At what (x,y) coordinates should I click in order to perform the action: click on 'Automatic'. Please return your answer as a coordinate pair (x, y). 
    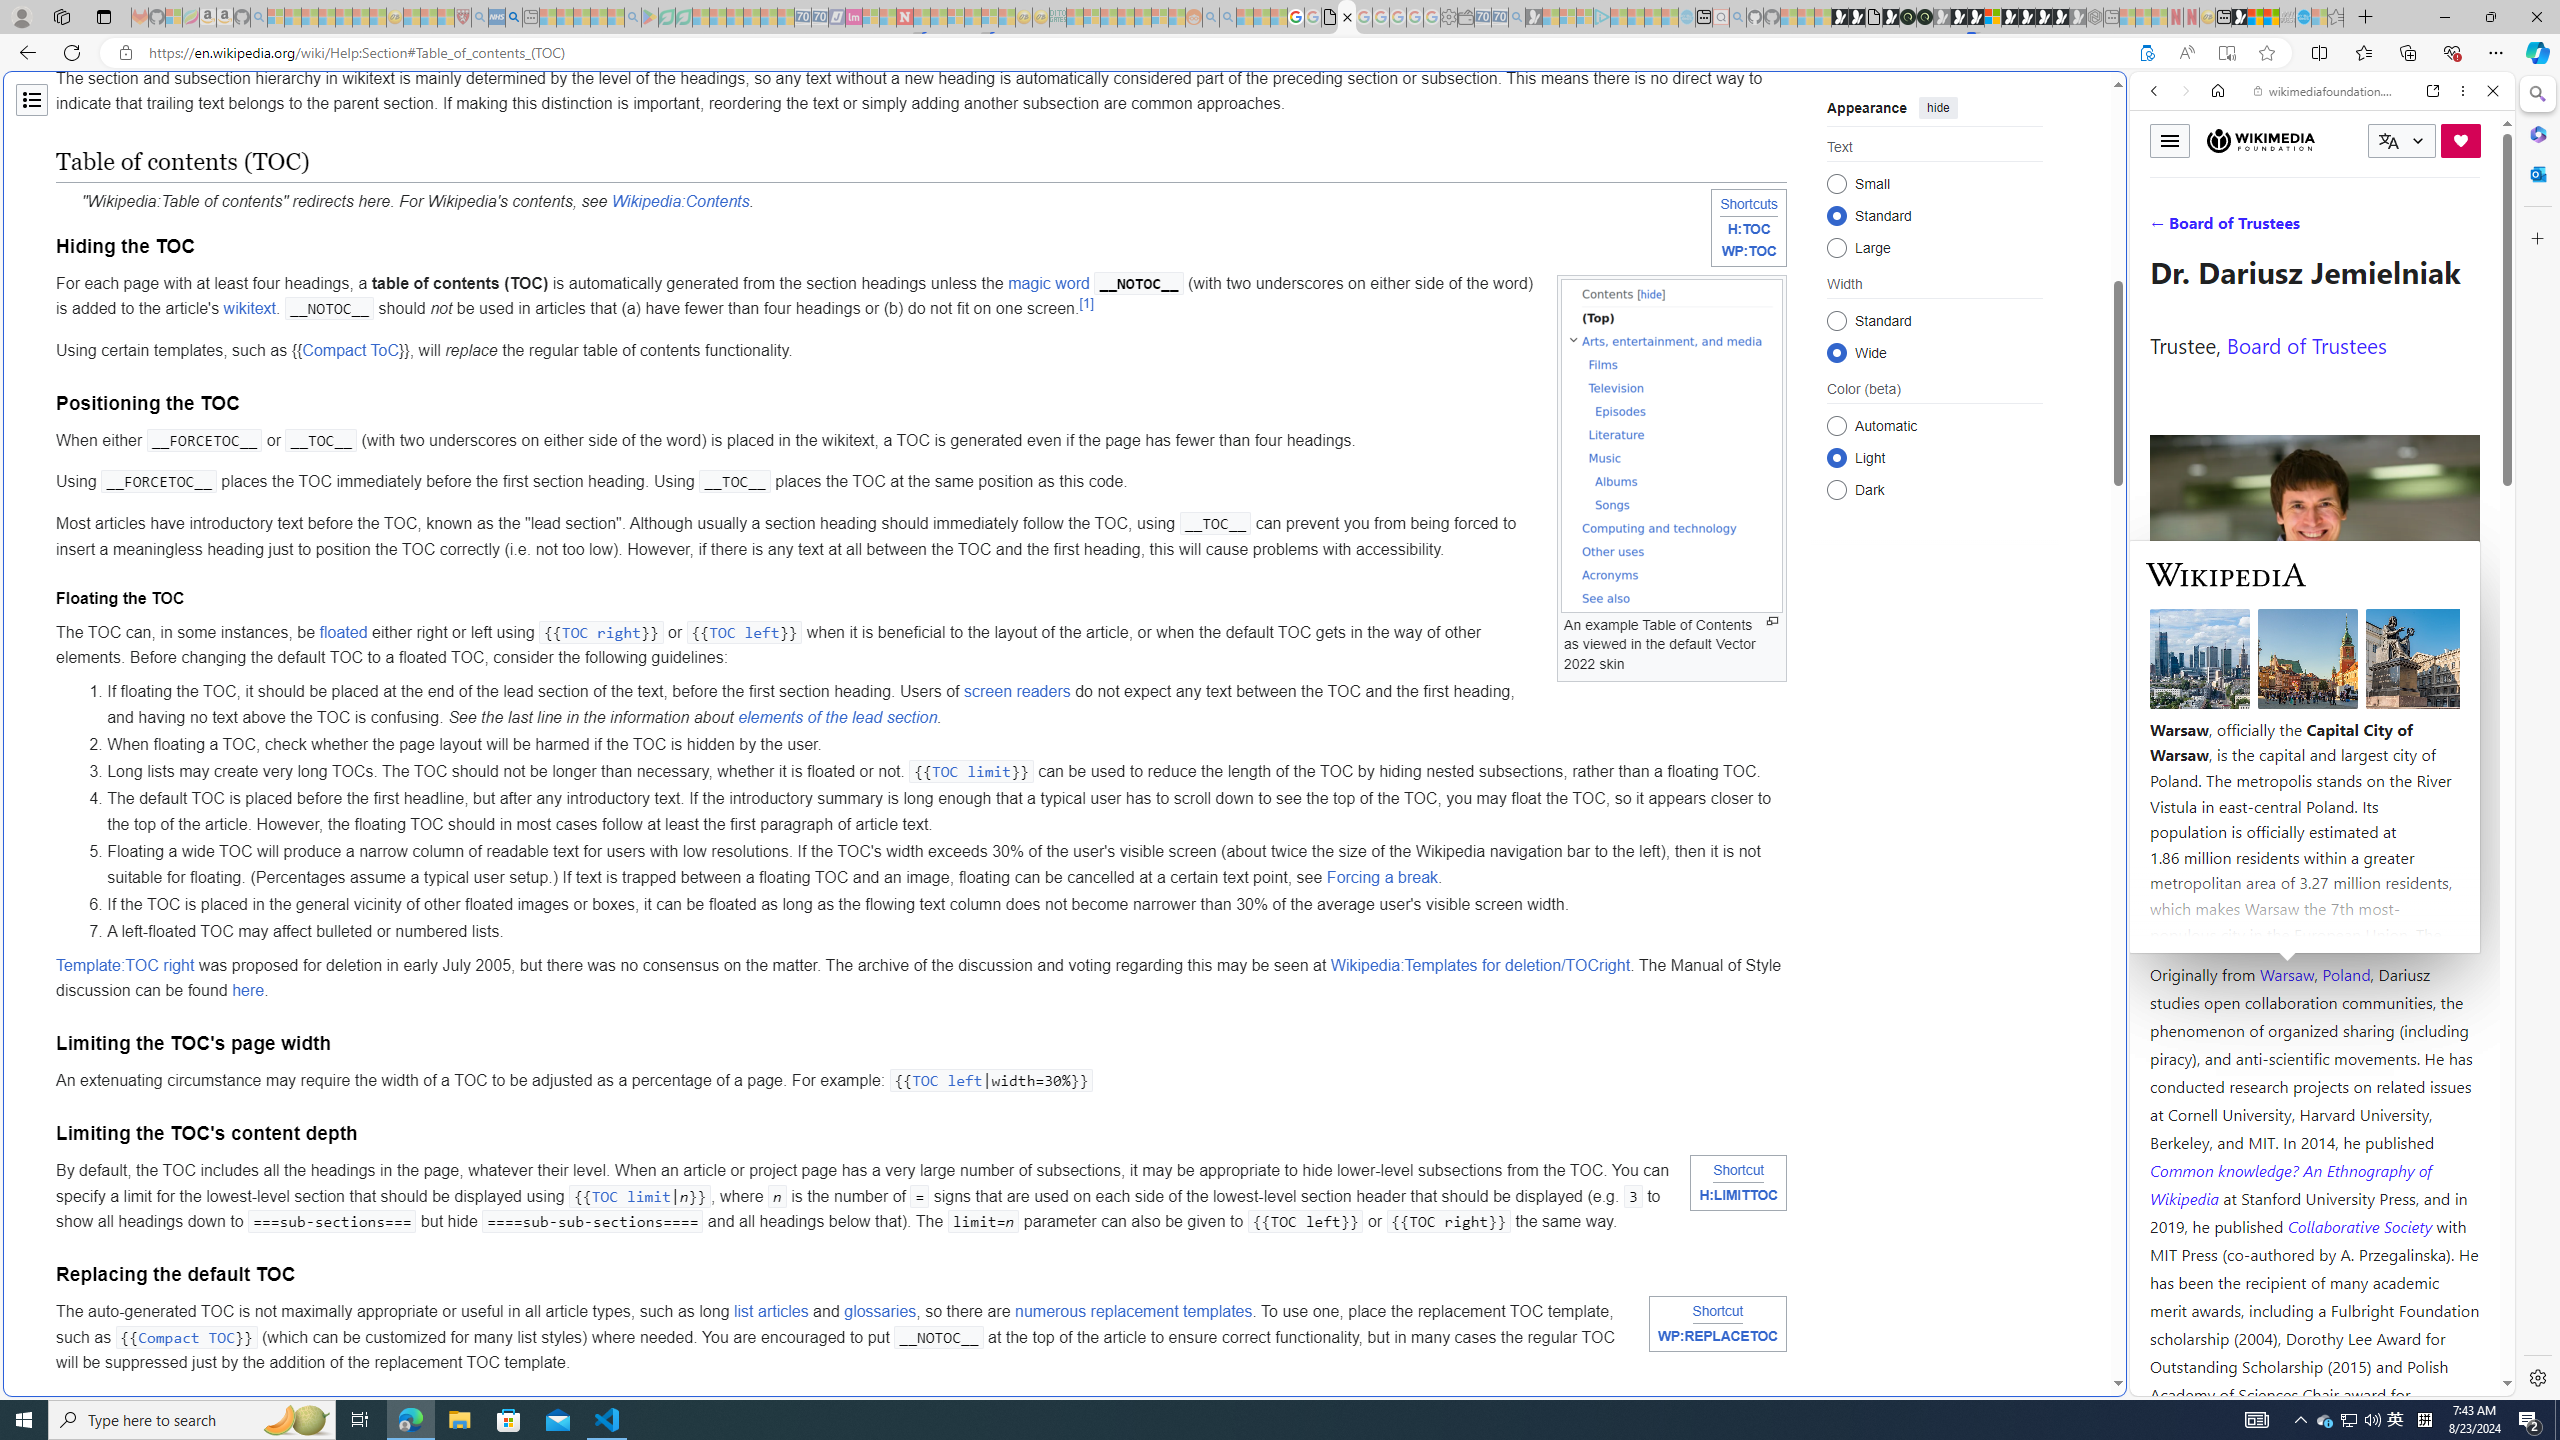
    Looking at the image, I should click on (1835, 425).